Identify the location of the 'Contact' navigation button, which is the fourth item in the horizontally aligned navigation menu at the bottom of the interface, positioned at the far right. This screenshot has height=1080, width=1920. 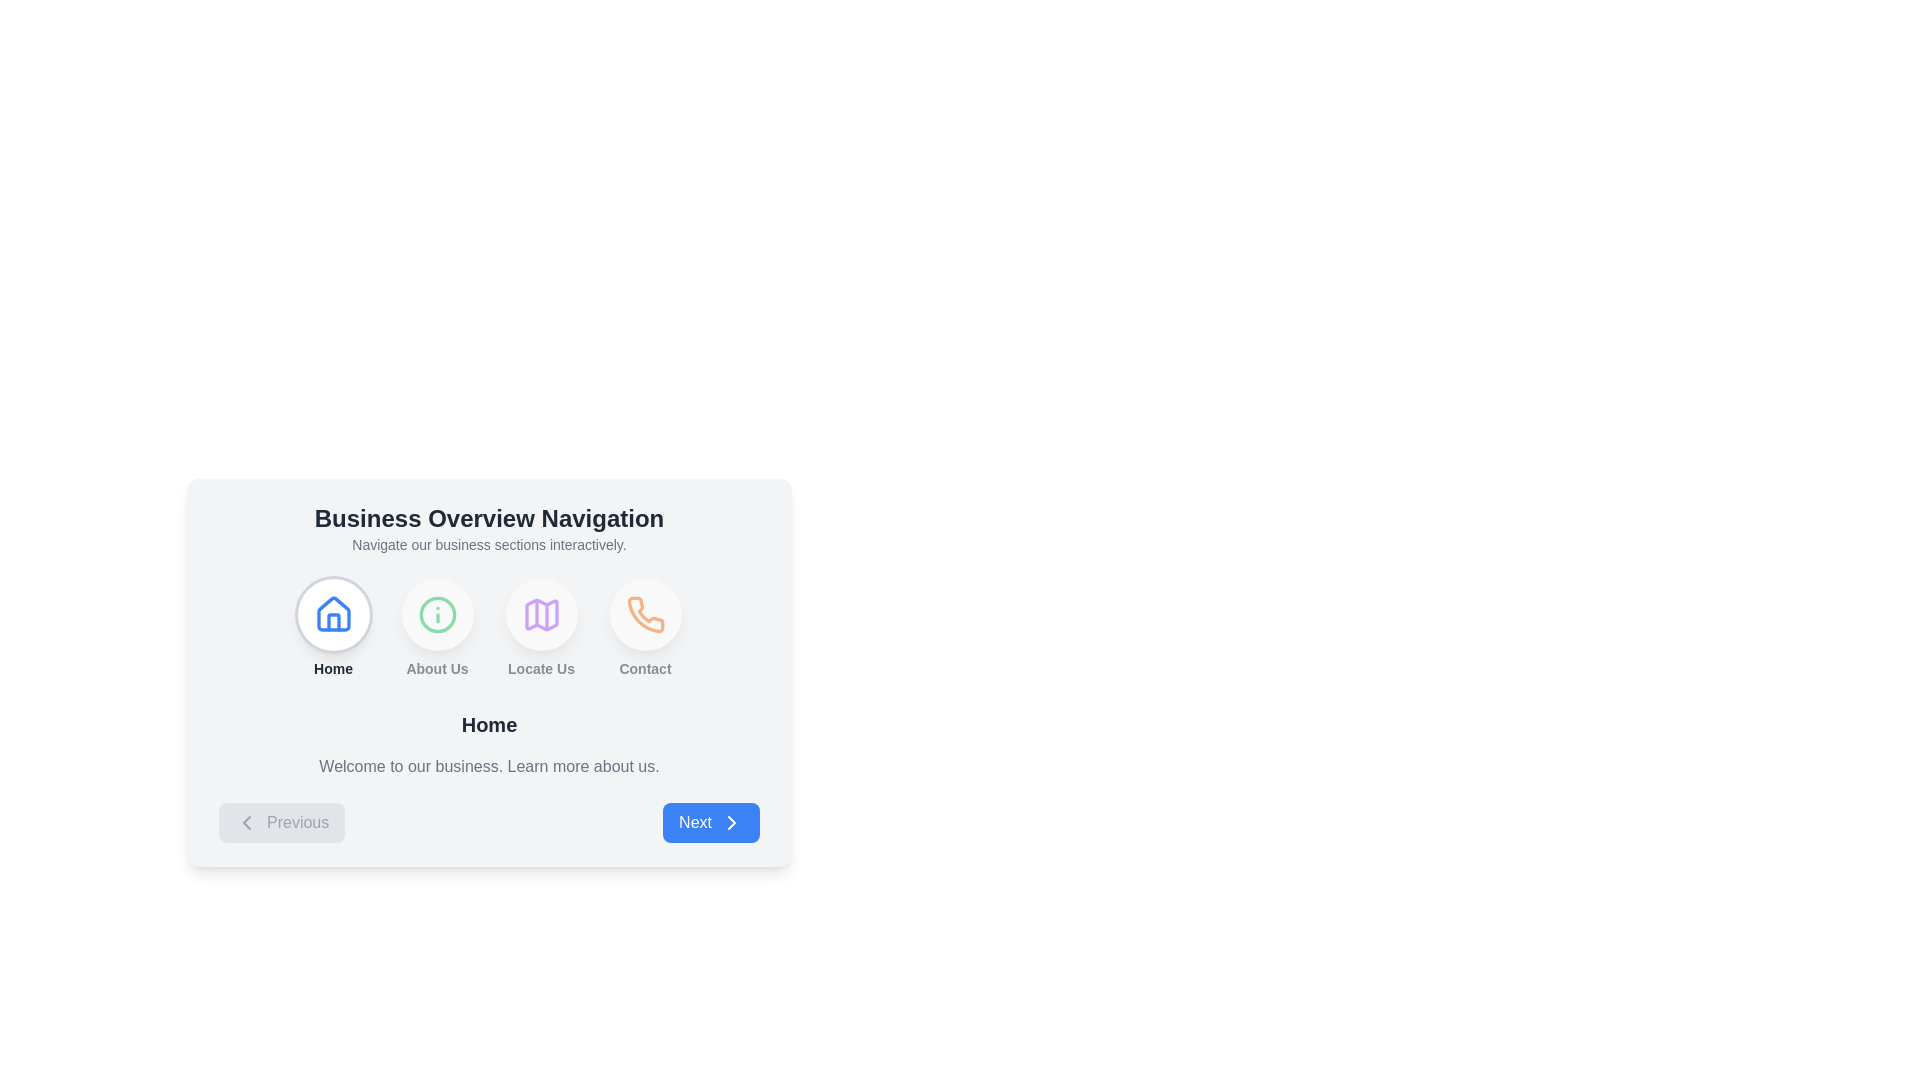
(645, 627).